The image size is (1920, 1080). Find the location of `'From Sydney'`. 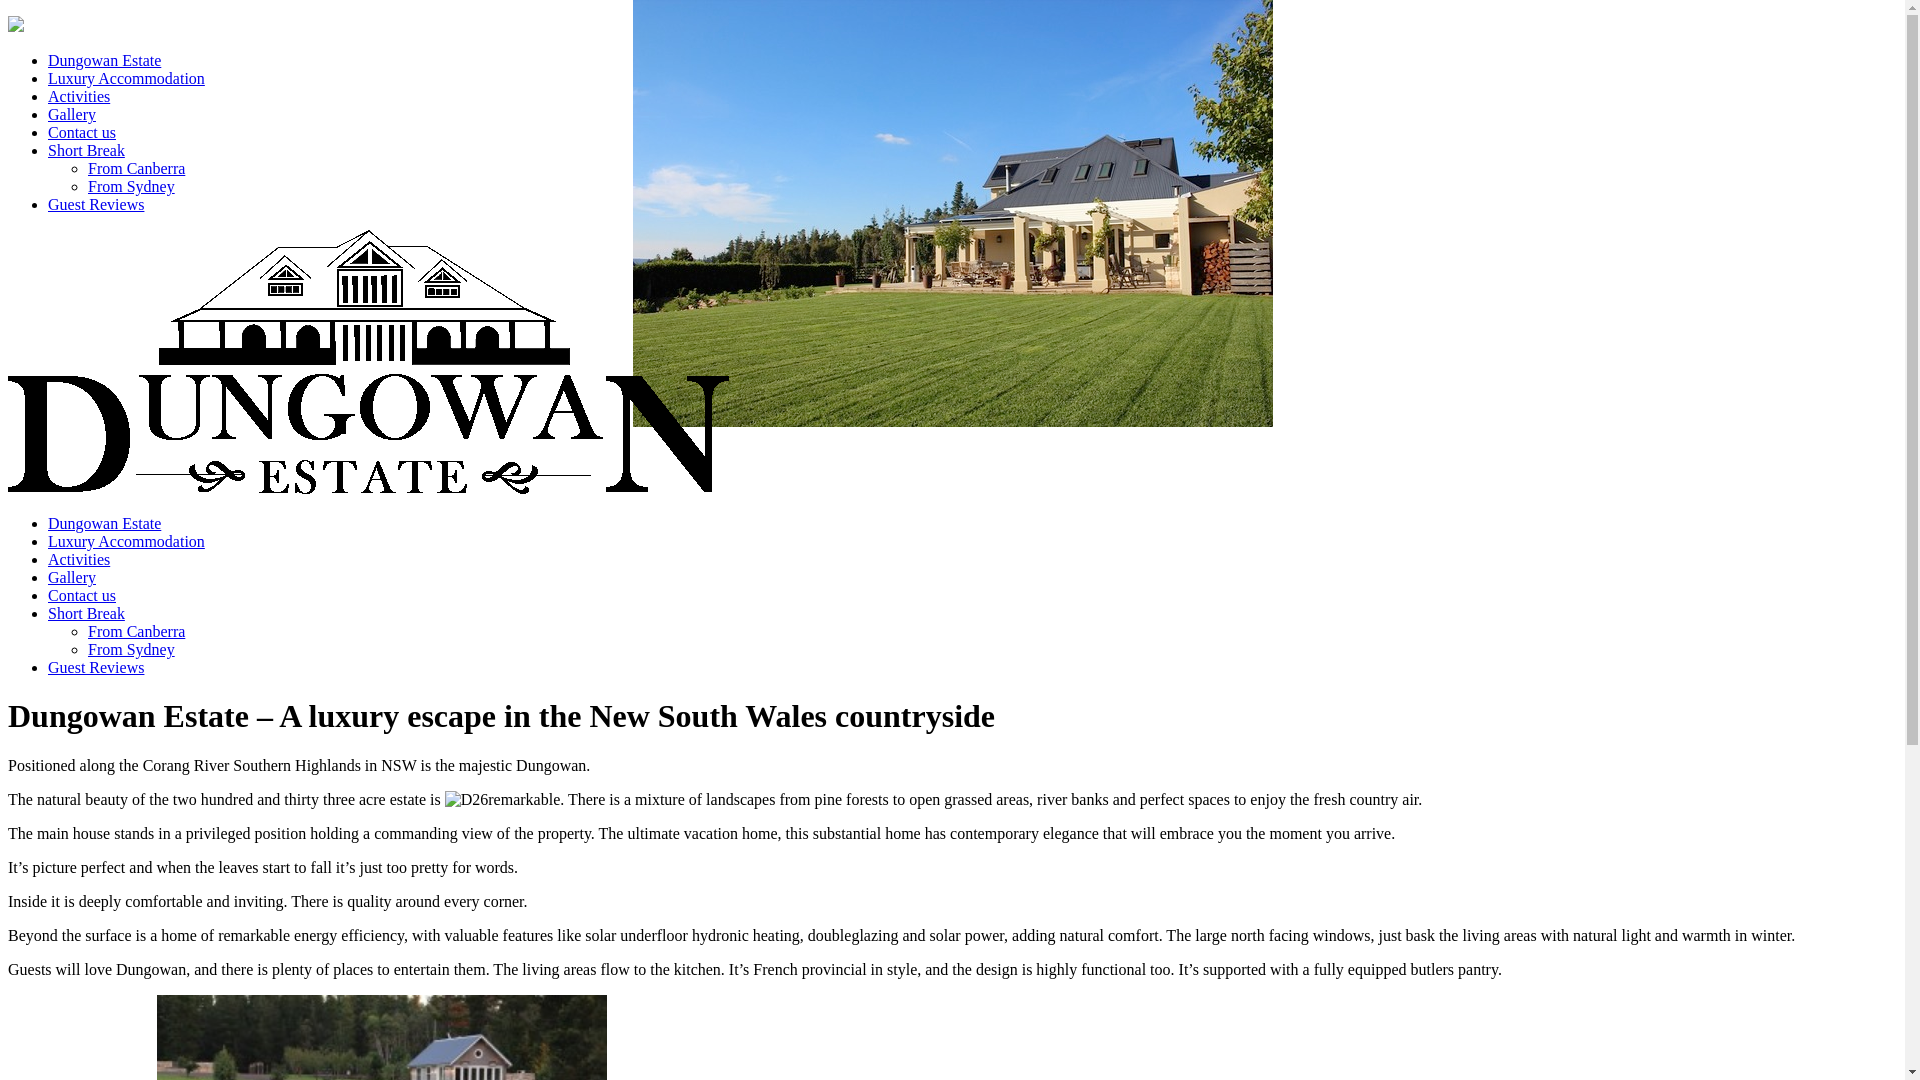

'From Sydney' is located at coordinates (130, 186).